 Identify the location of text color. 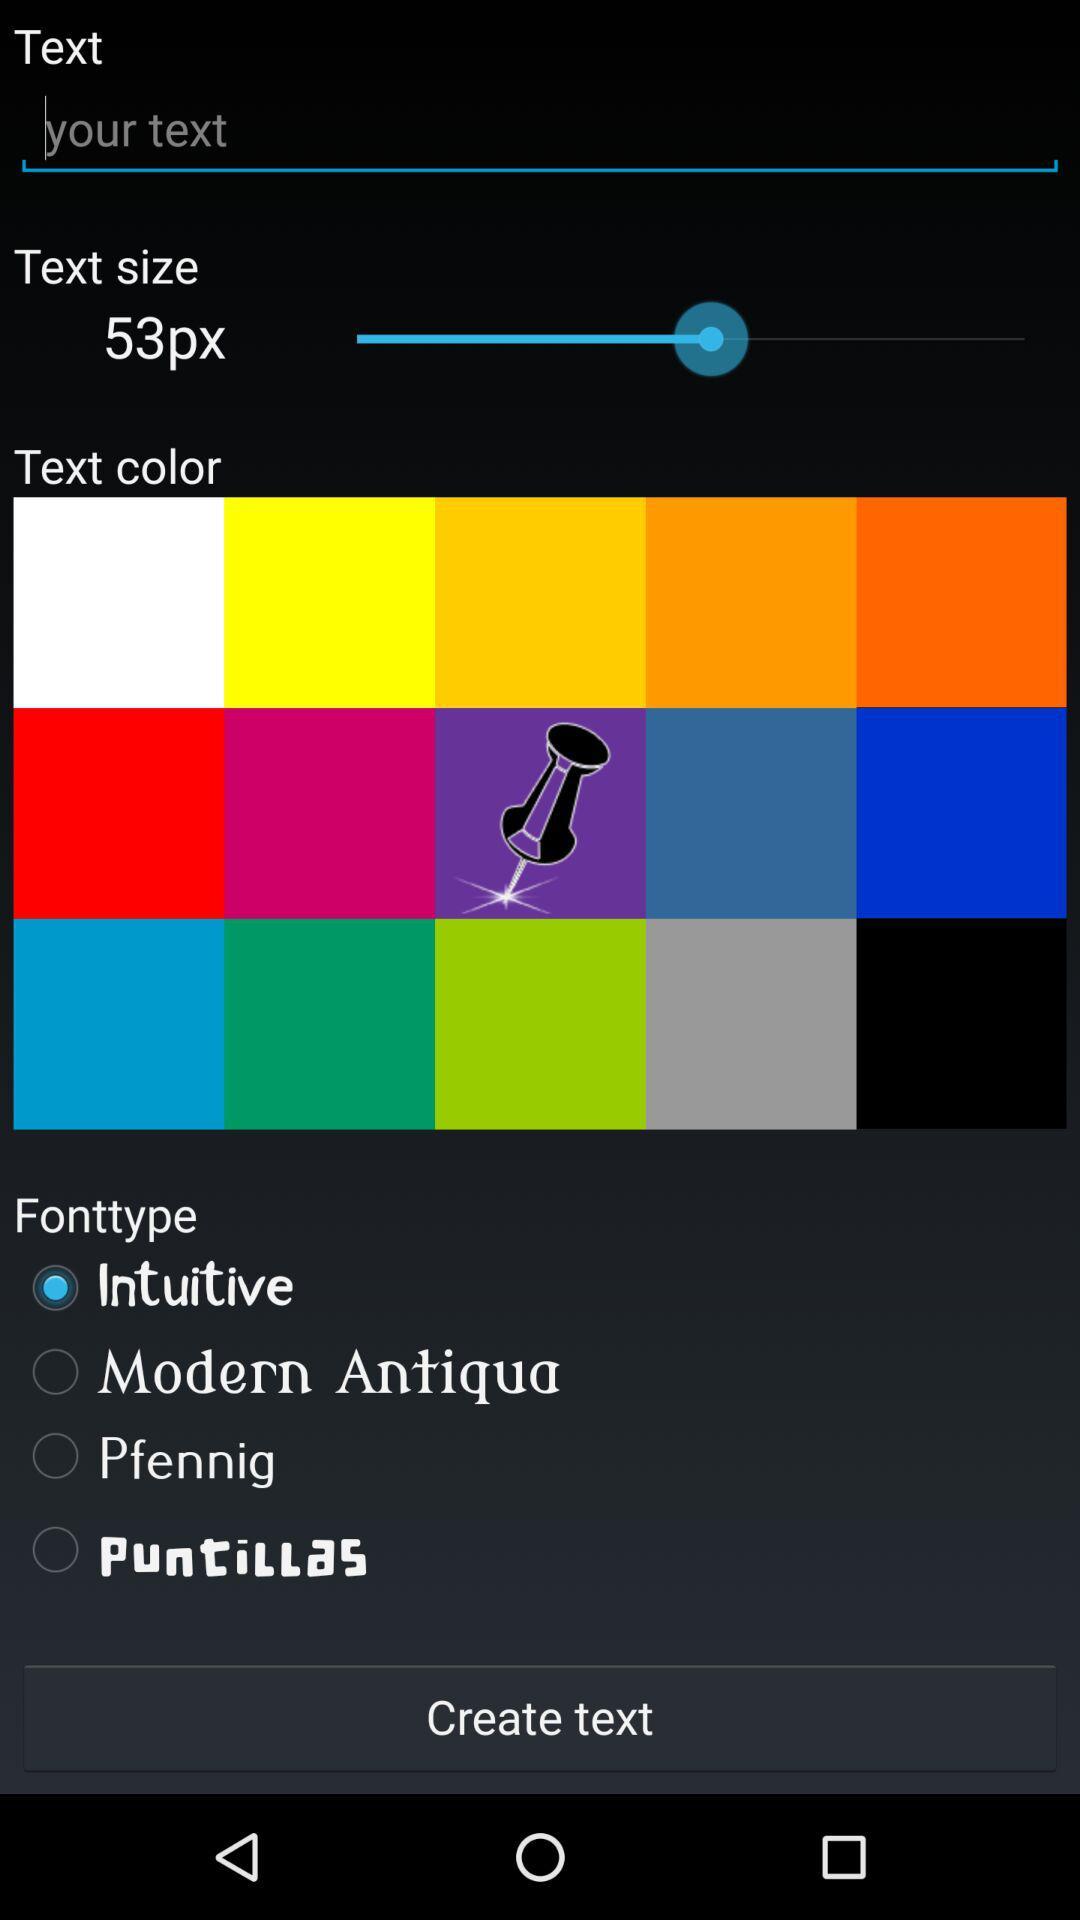
(540, 813).